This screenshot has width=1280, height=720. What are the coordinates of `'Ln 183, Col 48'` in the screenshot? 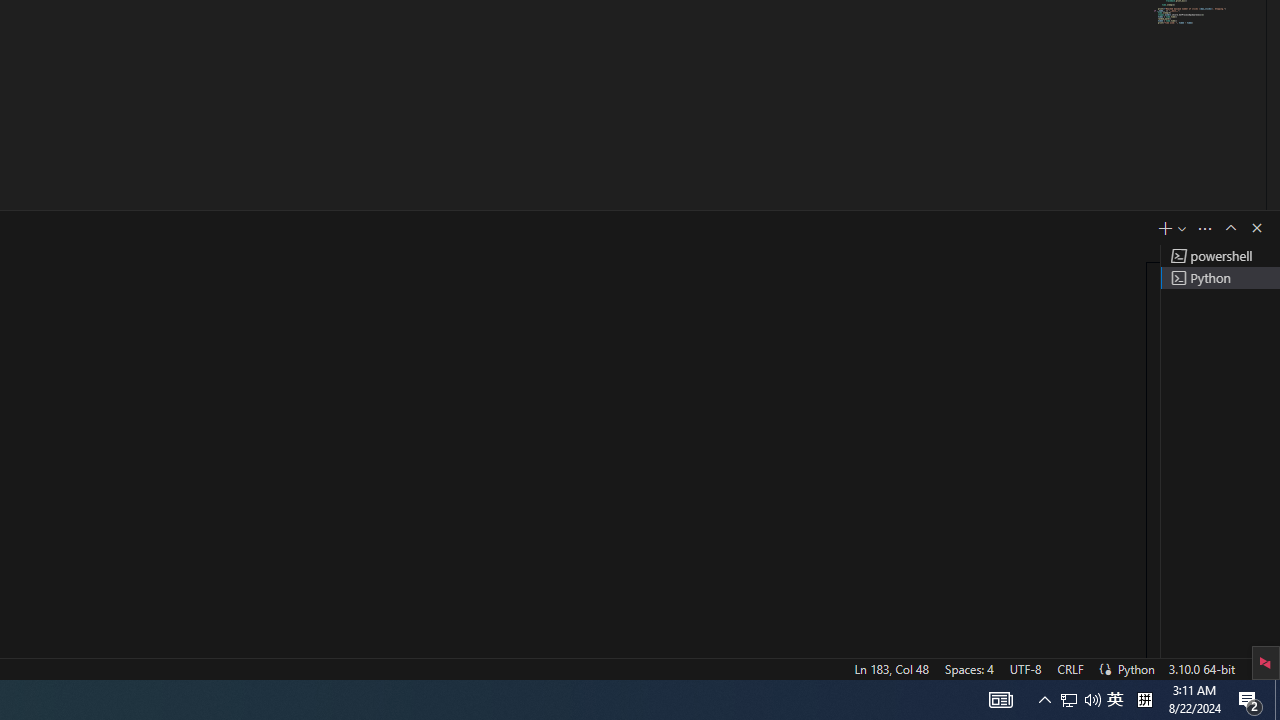 It's located at (890, 668).